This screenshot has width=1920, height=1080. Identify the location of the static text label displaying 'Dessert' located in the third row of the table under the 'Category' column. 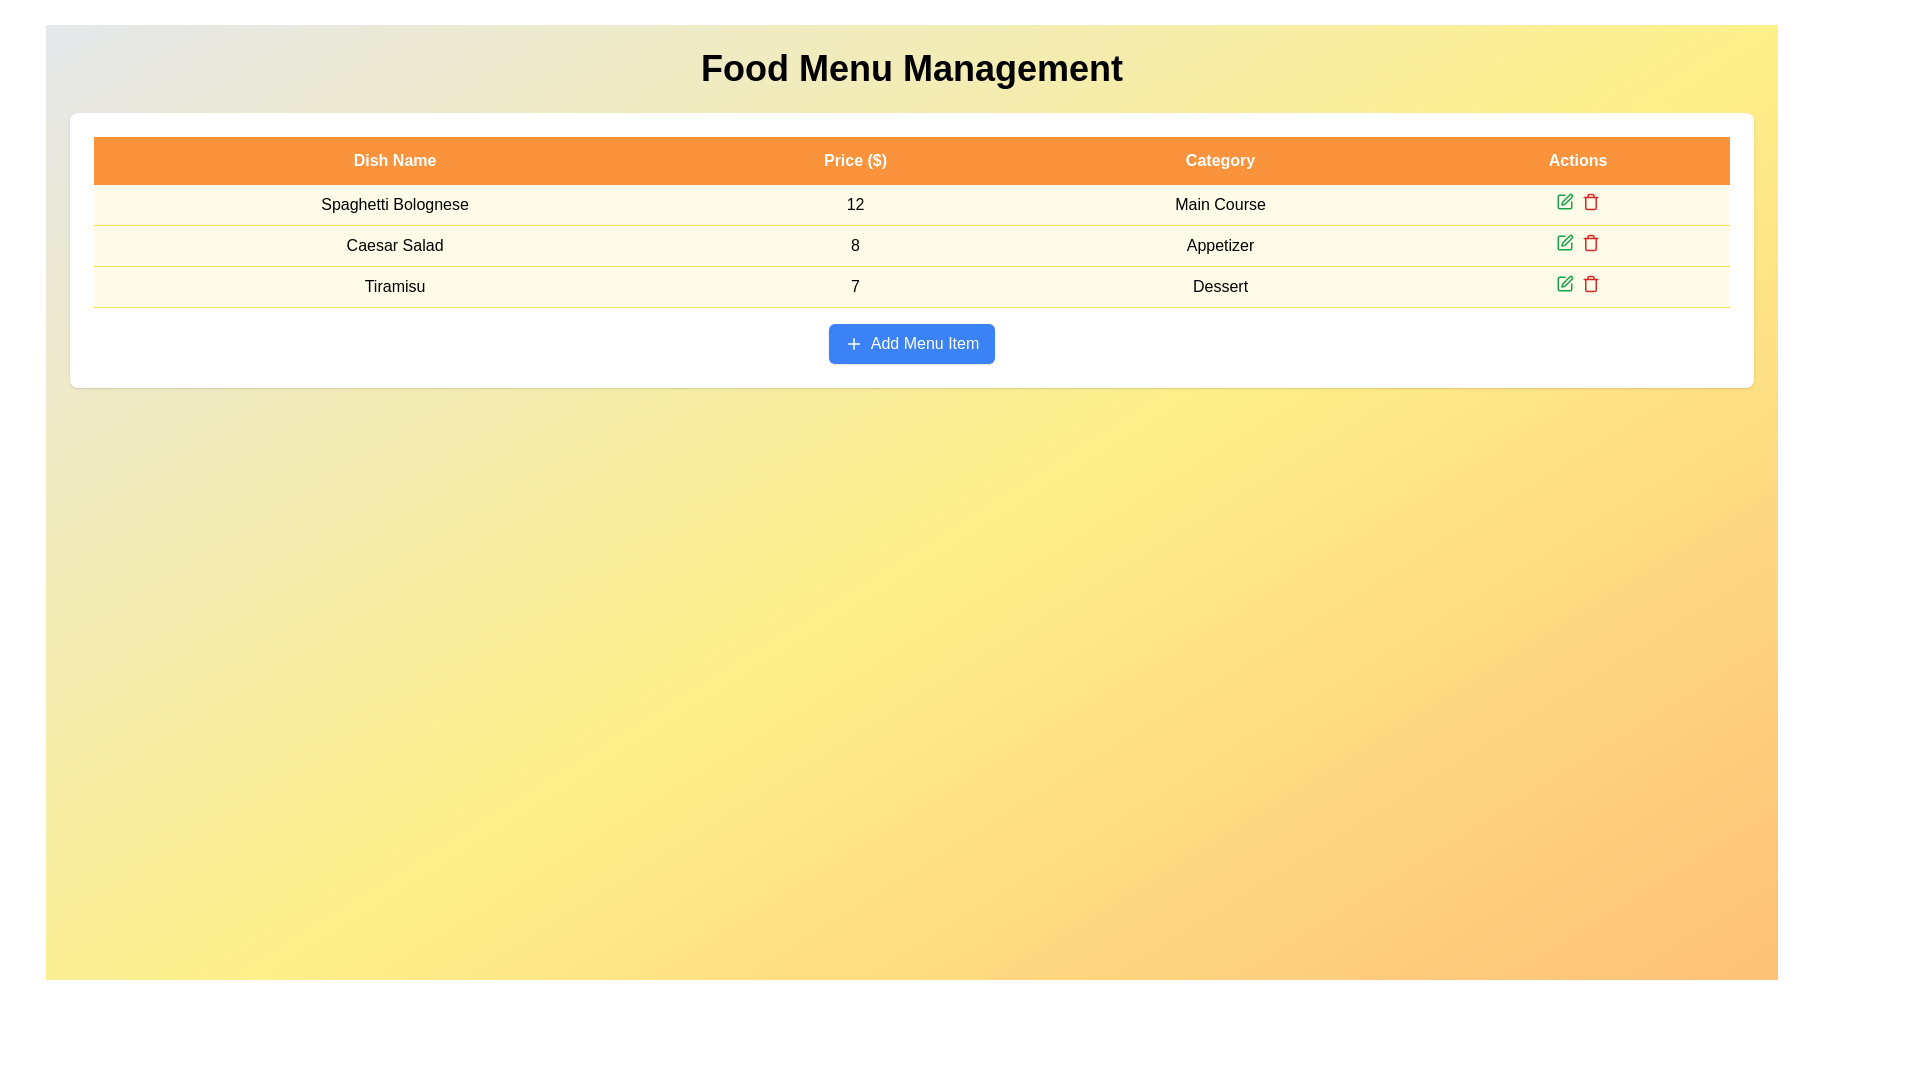
(1219, 286).